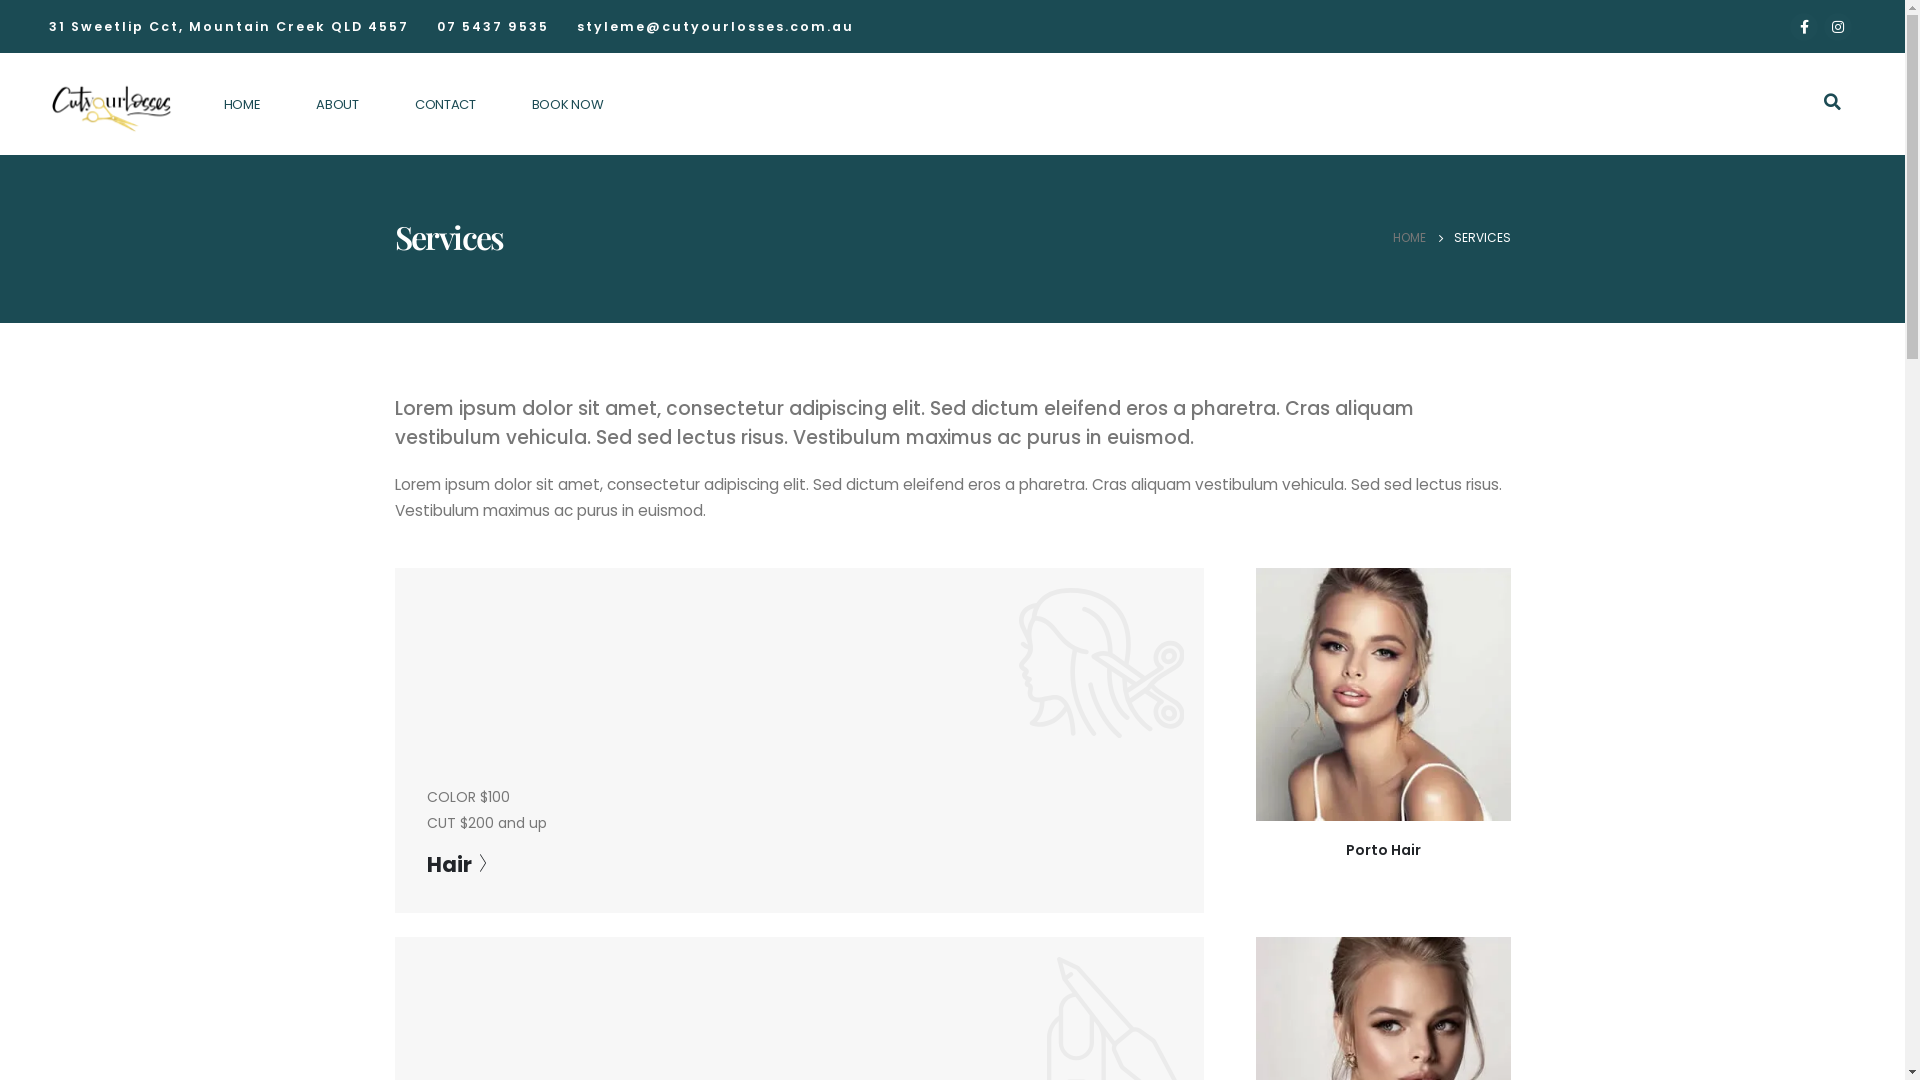 Image resolution: width=1920 pixels, height=1080 pixels. Describe the element at coordinates (108, 104) in the screenshot. I see `'Cut Your Losses - Hair and Beauty Salon Mountain Creek'` at that location.